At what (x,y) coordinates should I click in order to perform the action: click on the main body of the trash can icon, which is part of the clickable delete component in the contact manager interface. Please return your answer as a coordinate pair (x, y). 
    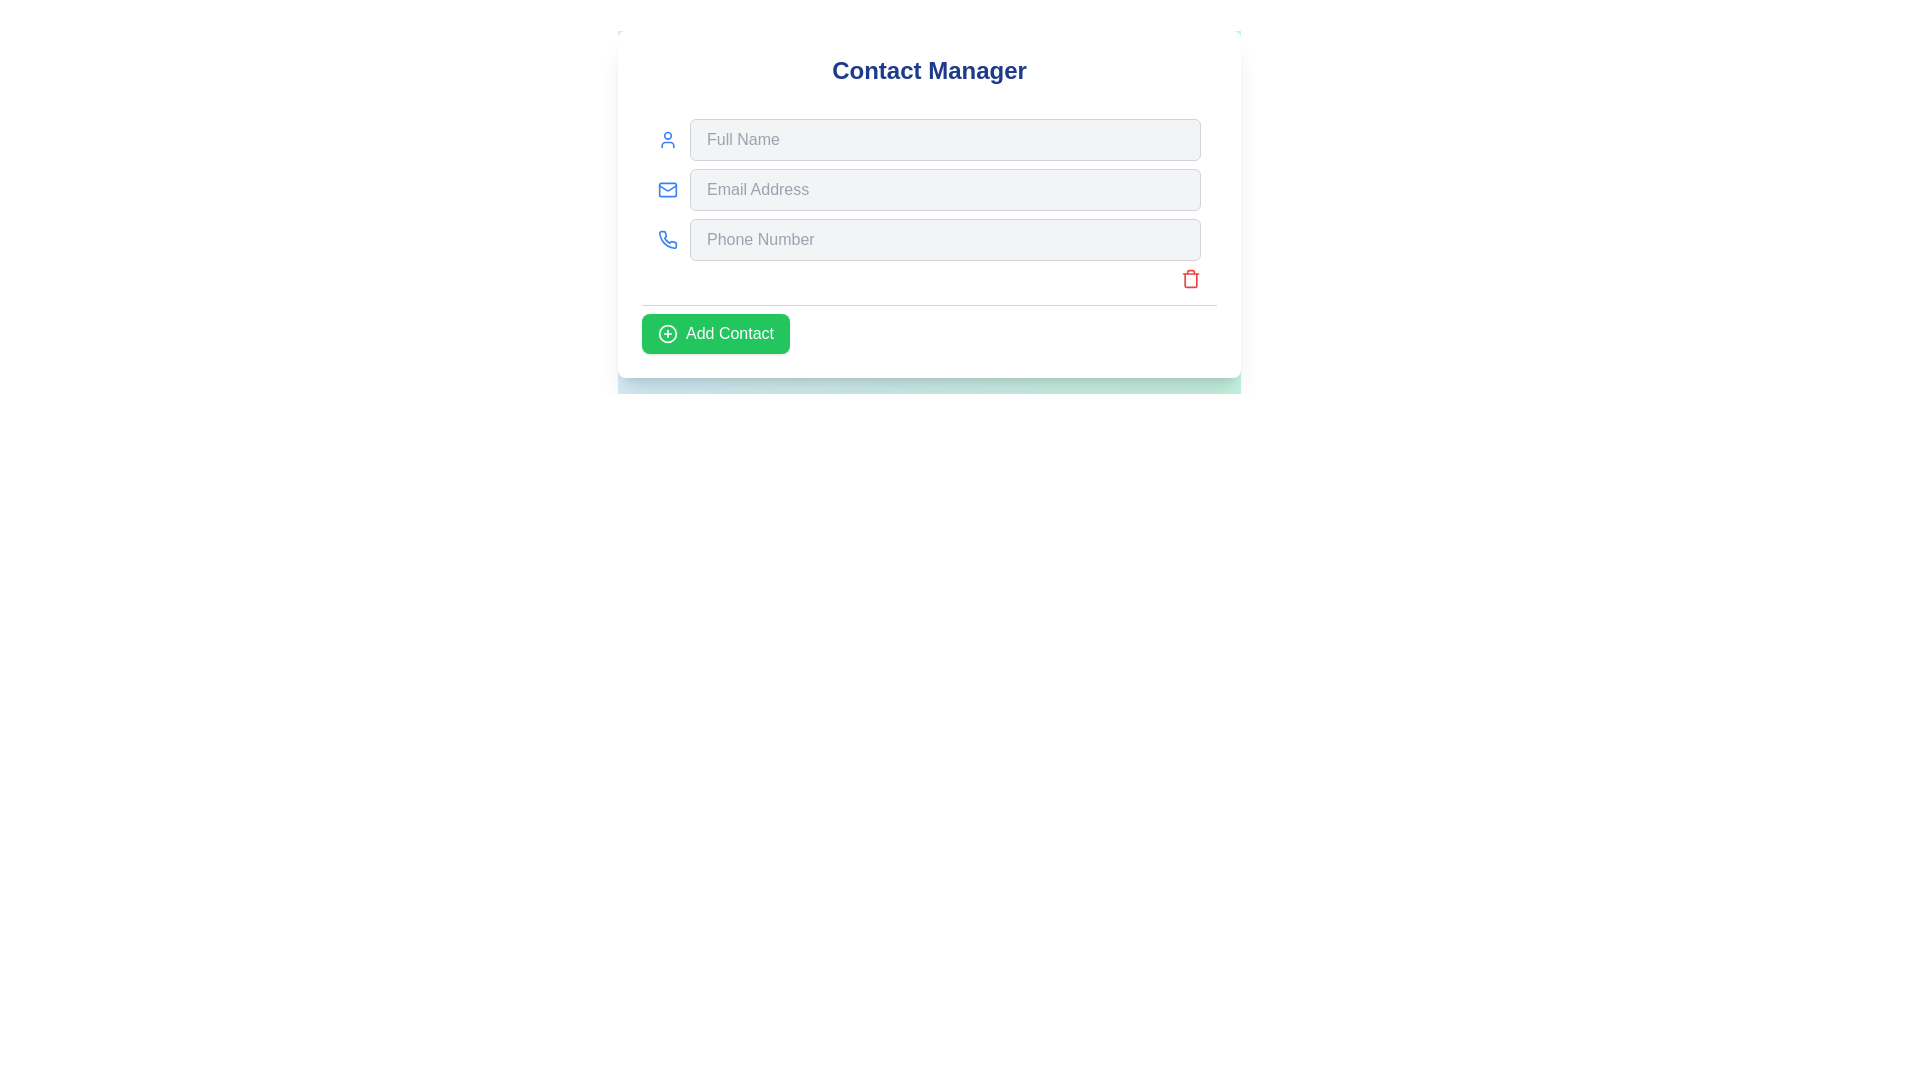
    Looking at the image, I should click on (1190, 280).